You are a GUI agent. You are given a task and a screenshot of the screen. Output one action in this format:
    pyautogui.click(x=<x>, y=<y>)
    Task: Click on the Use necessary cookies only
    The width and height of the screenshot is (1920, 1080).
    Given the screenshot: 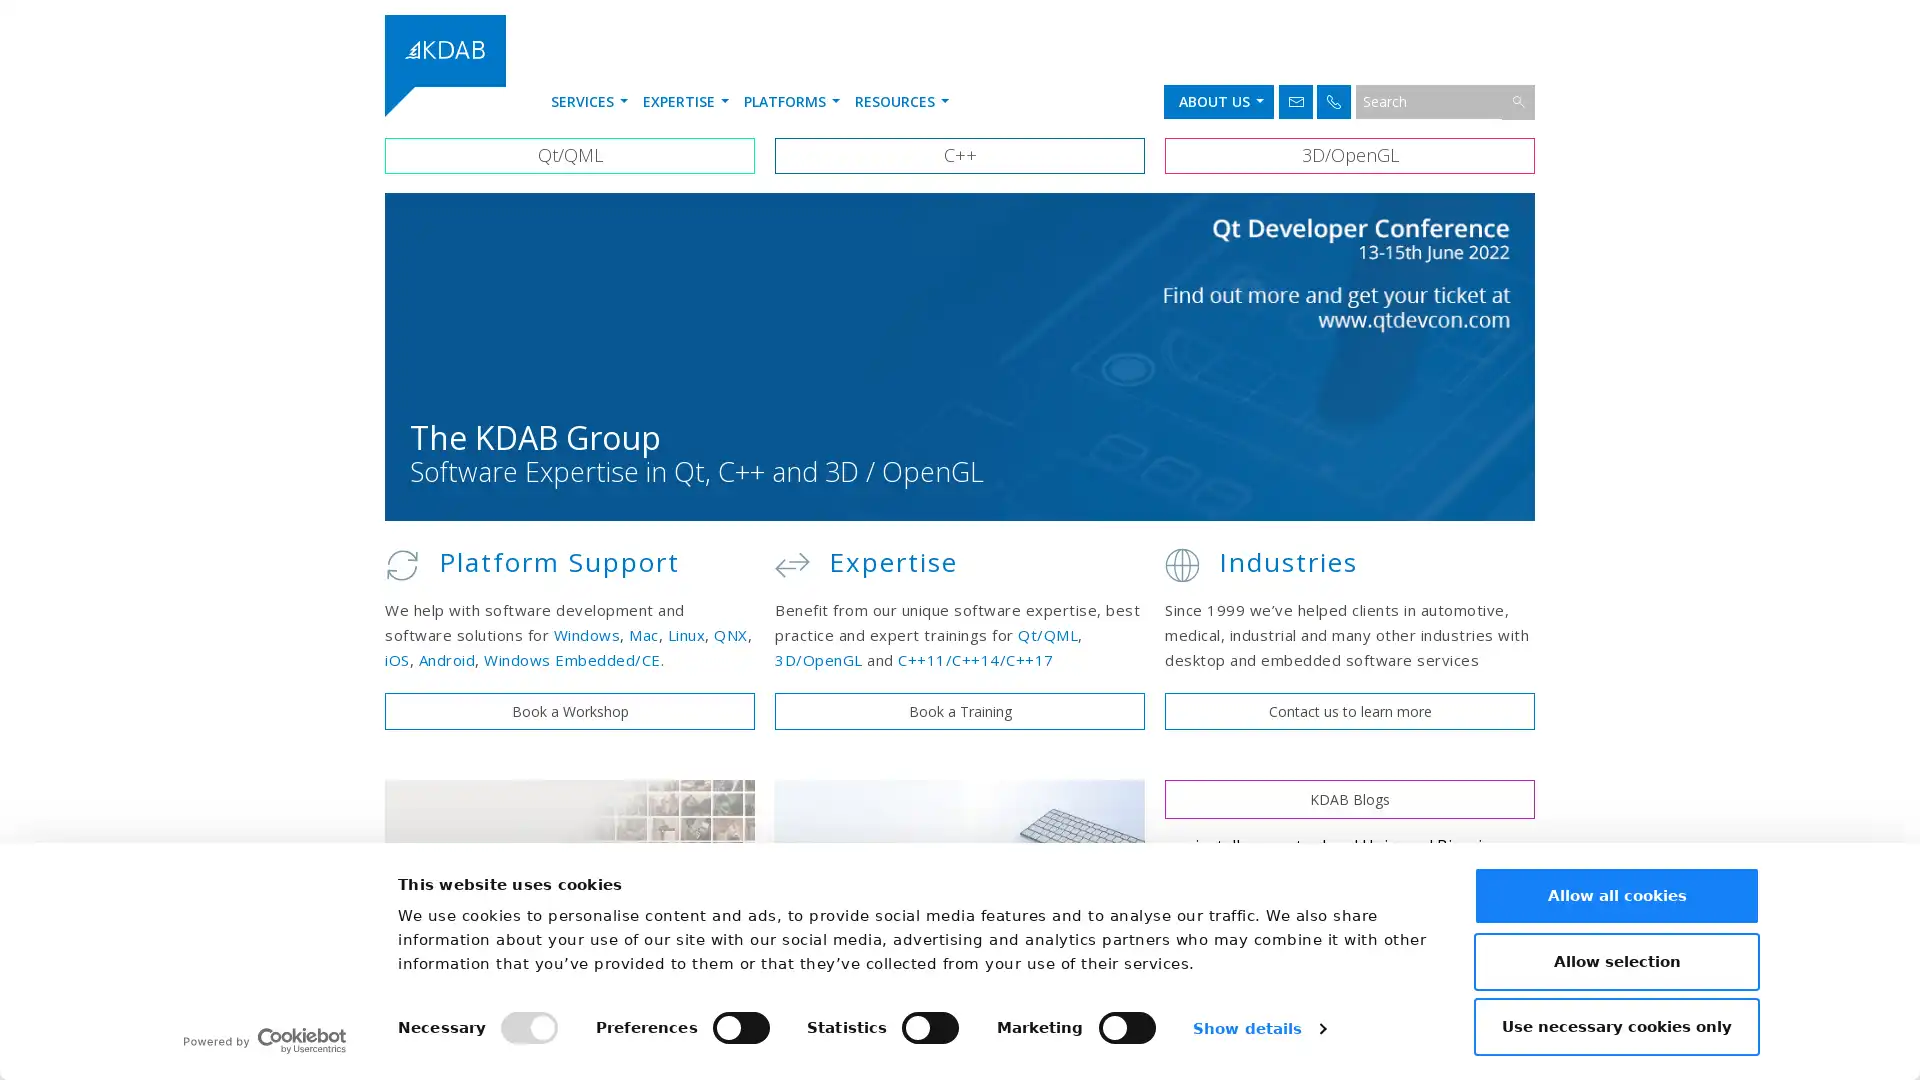 What is the action you would take?
    pyautogui.click(x=1617, y=1026)
    